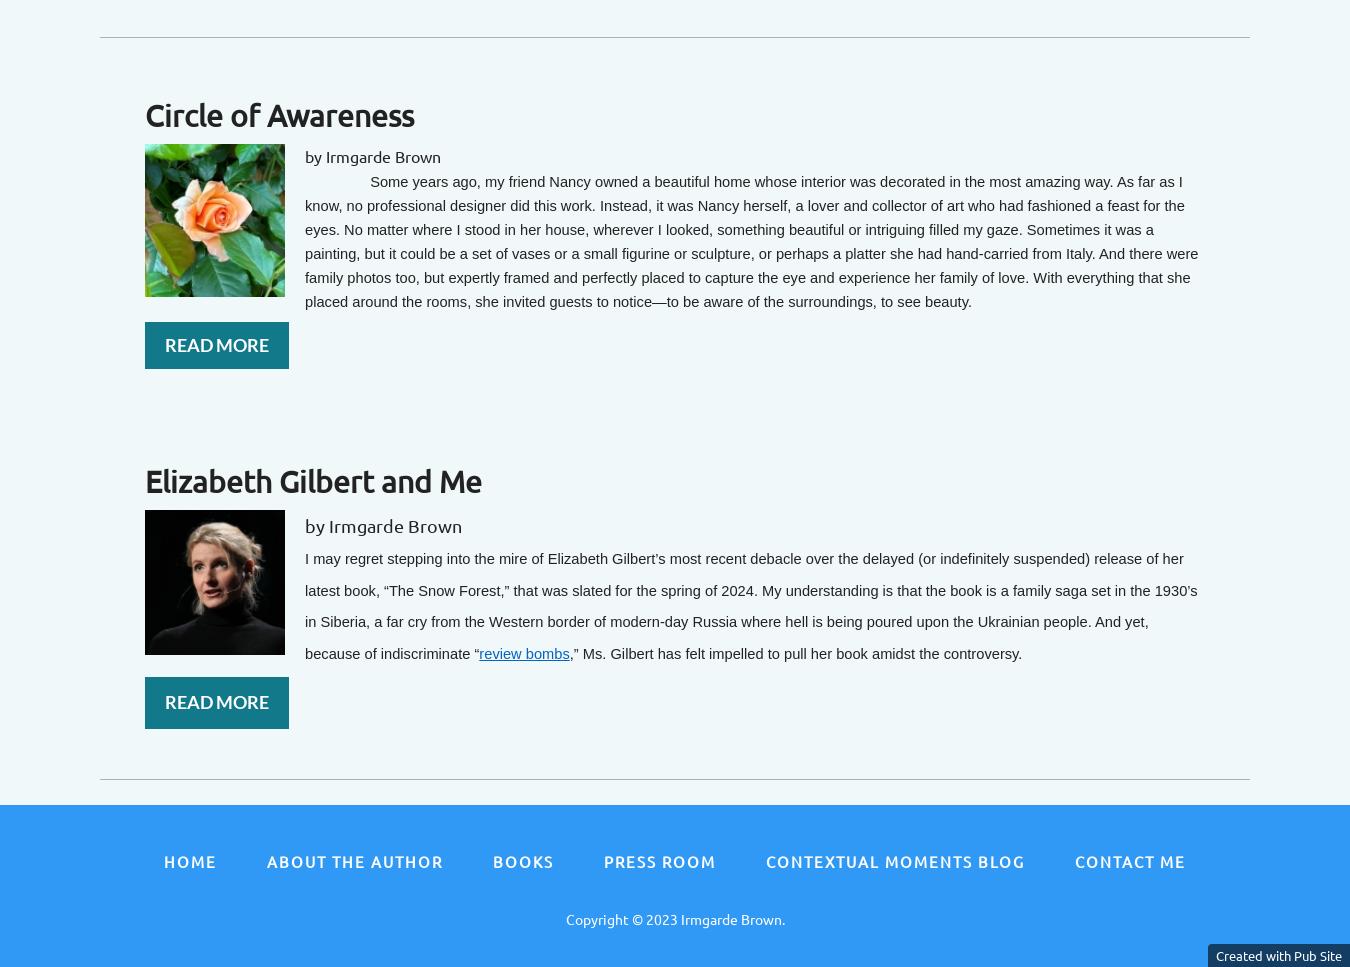  I want to click on 'Some years ago, my friend Nancy owned a beautiful home whose interior was decorated in the most amazing way. As far as I know, no professional designer did this work. Instead, it was Nancy herself, a lover and collector of art who had fashioned a feast for the eyes. No matter where I stood in her house, wherever I looked, something beautiful or intriguing filled my gaze. Sometimes it was a painting, but it could be a set of vases or a small figurine or sculpture, or perhaps a platter she had hand-carried from Italy. And there were family photos too, but expertly framed and perfectly placed to capture the eye and experience her family of love. With everything that she placed around the rooms, she invited guests to notice—to be aware of the surroundings, to see beauty.', so click(303, 240).